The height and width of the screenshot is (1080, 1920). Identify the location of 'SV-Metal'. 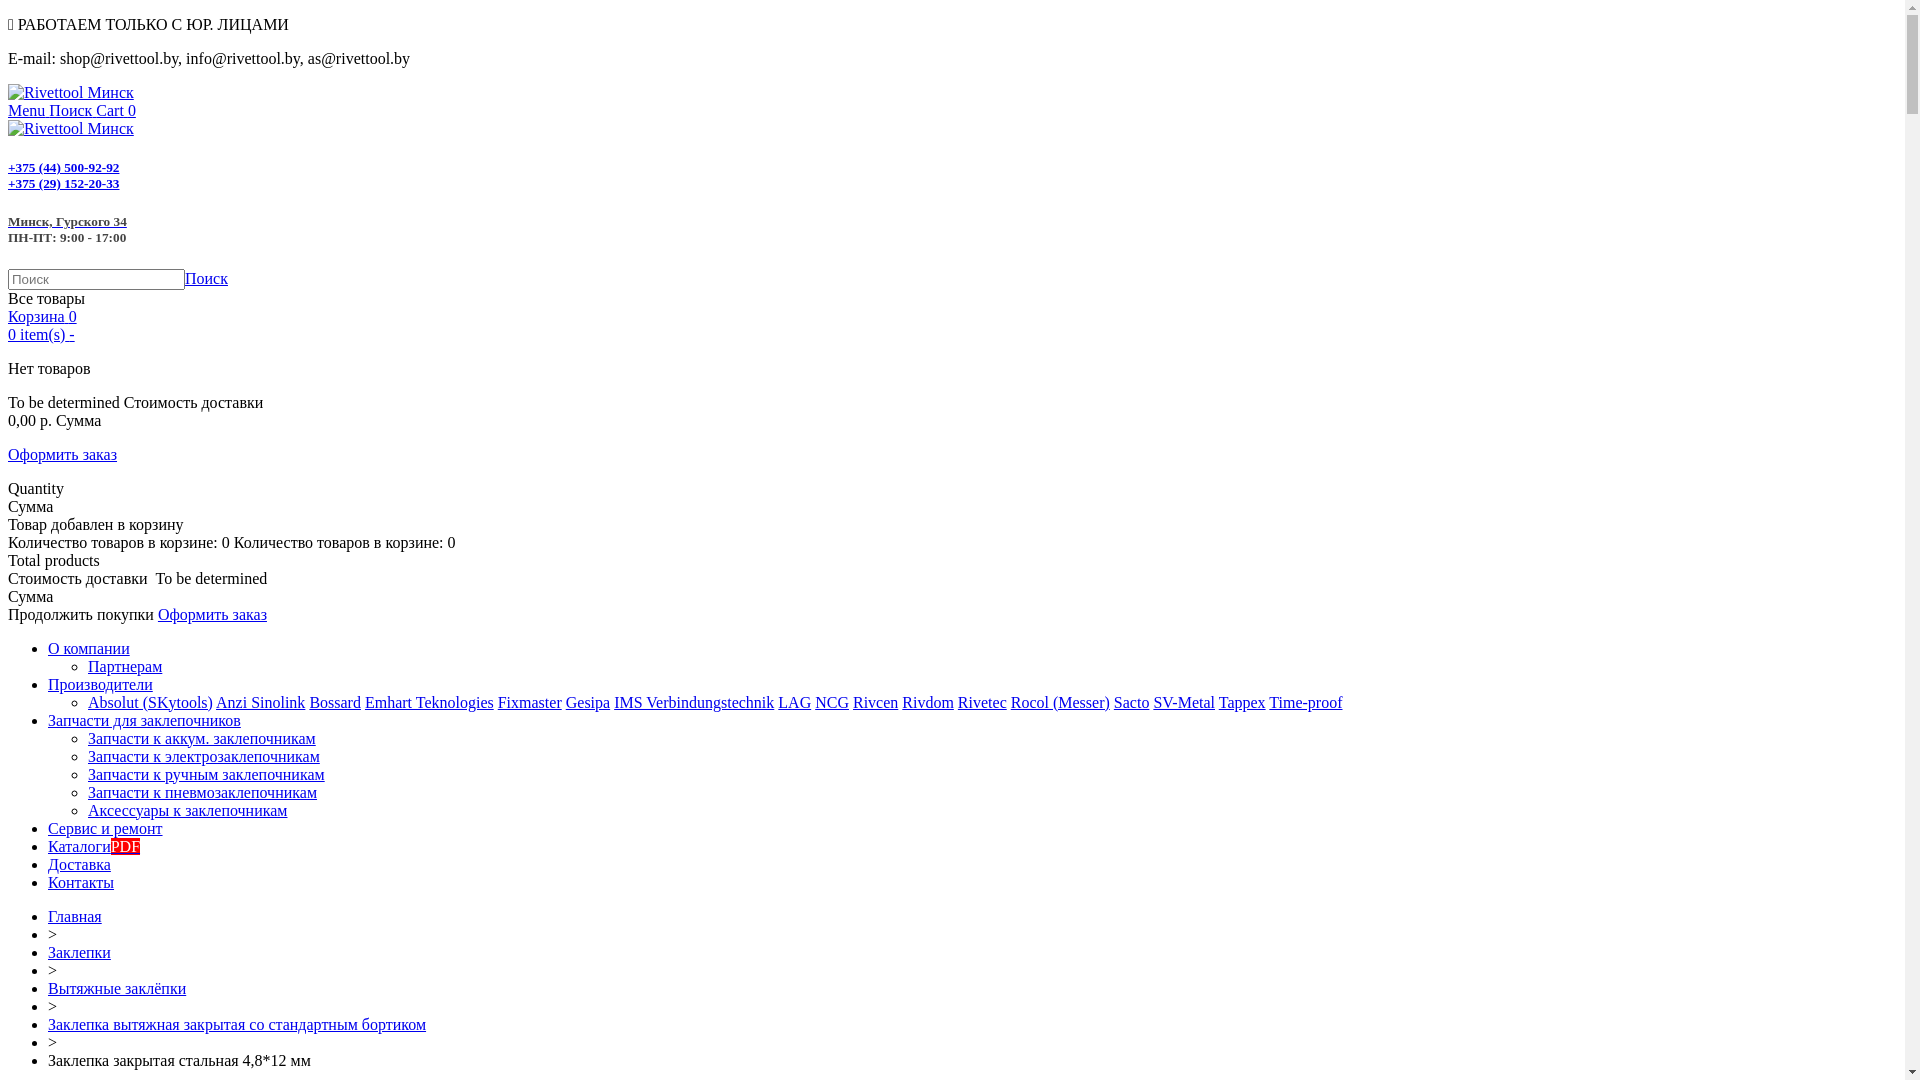
(1184, 701).